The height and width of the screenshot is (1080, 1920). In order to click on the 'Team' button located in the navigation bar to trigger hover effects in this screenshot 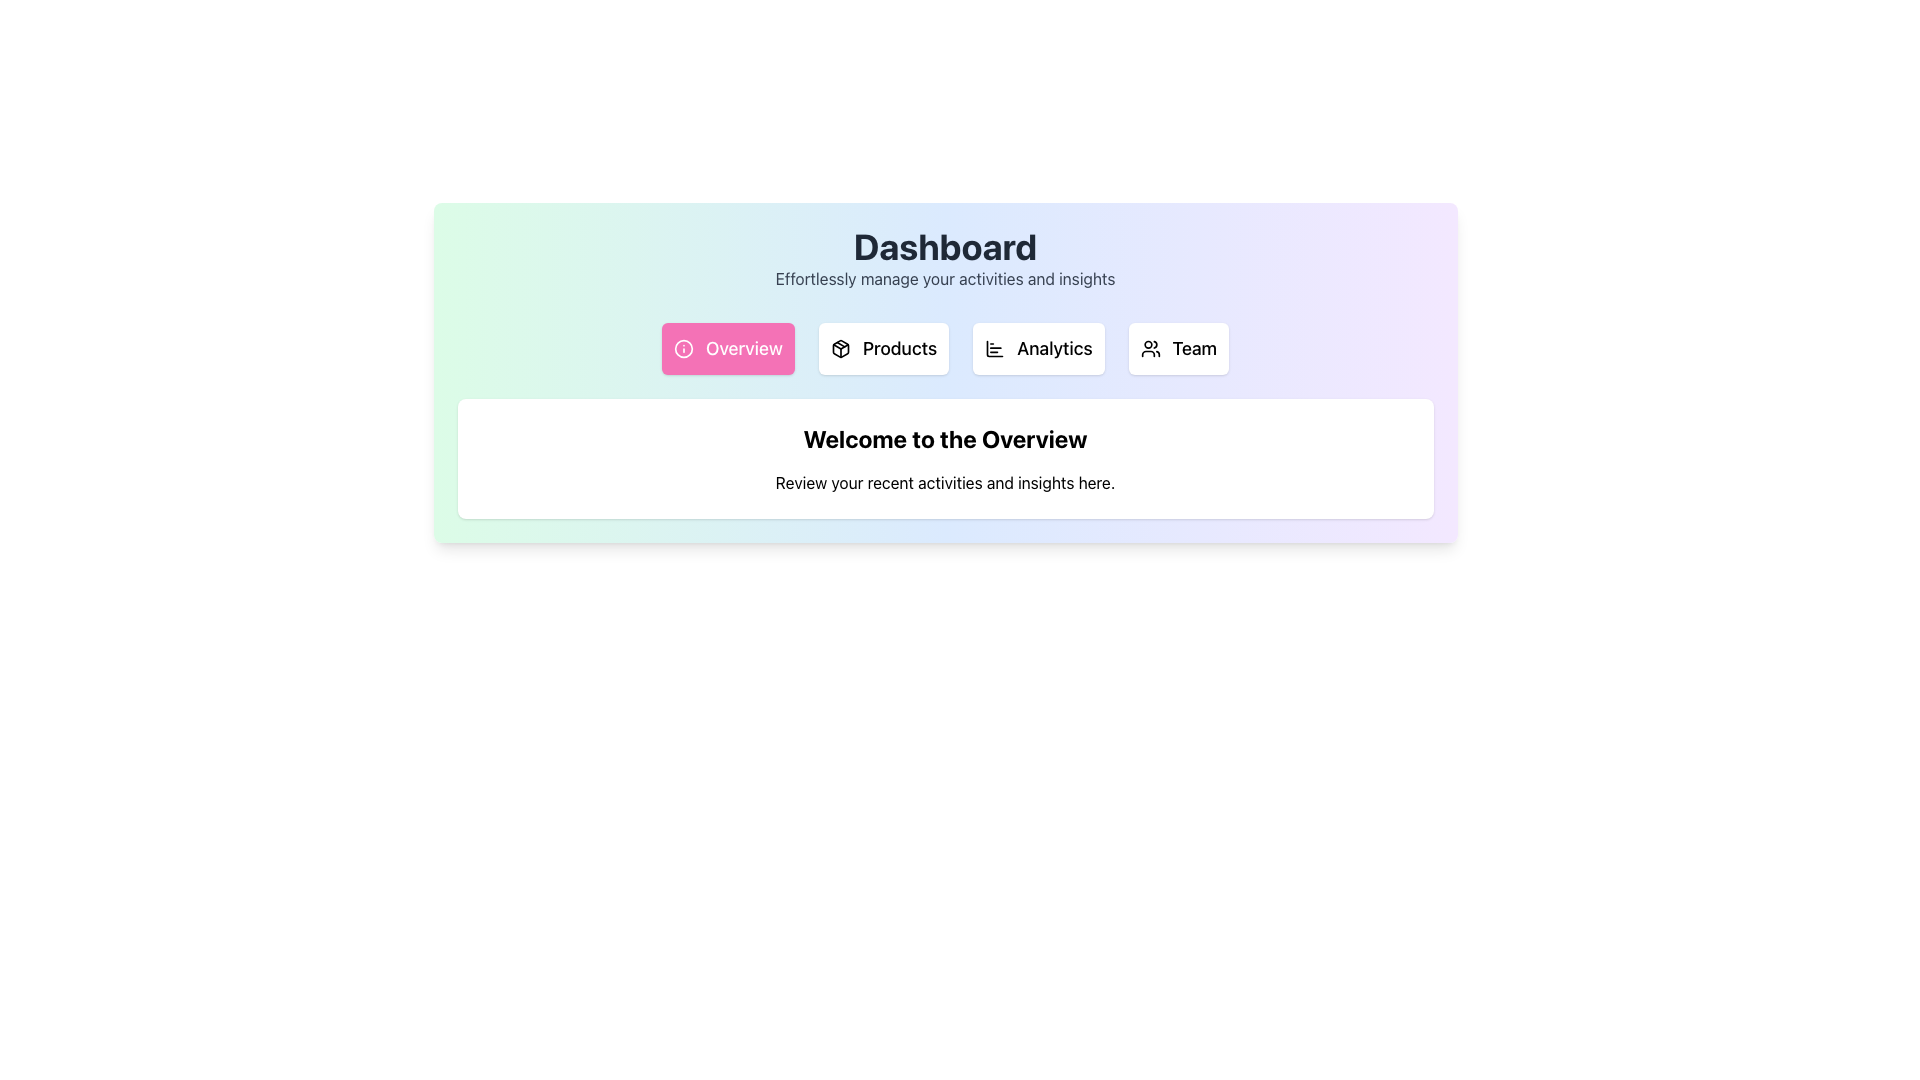, I will do `click(1178, 347)`.